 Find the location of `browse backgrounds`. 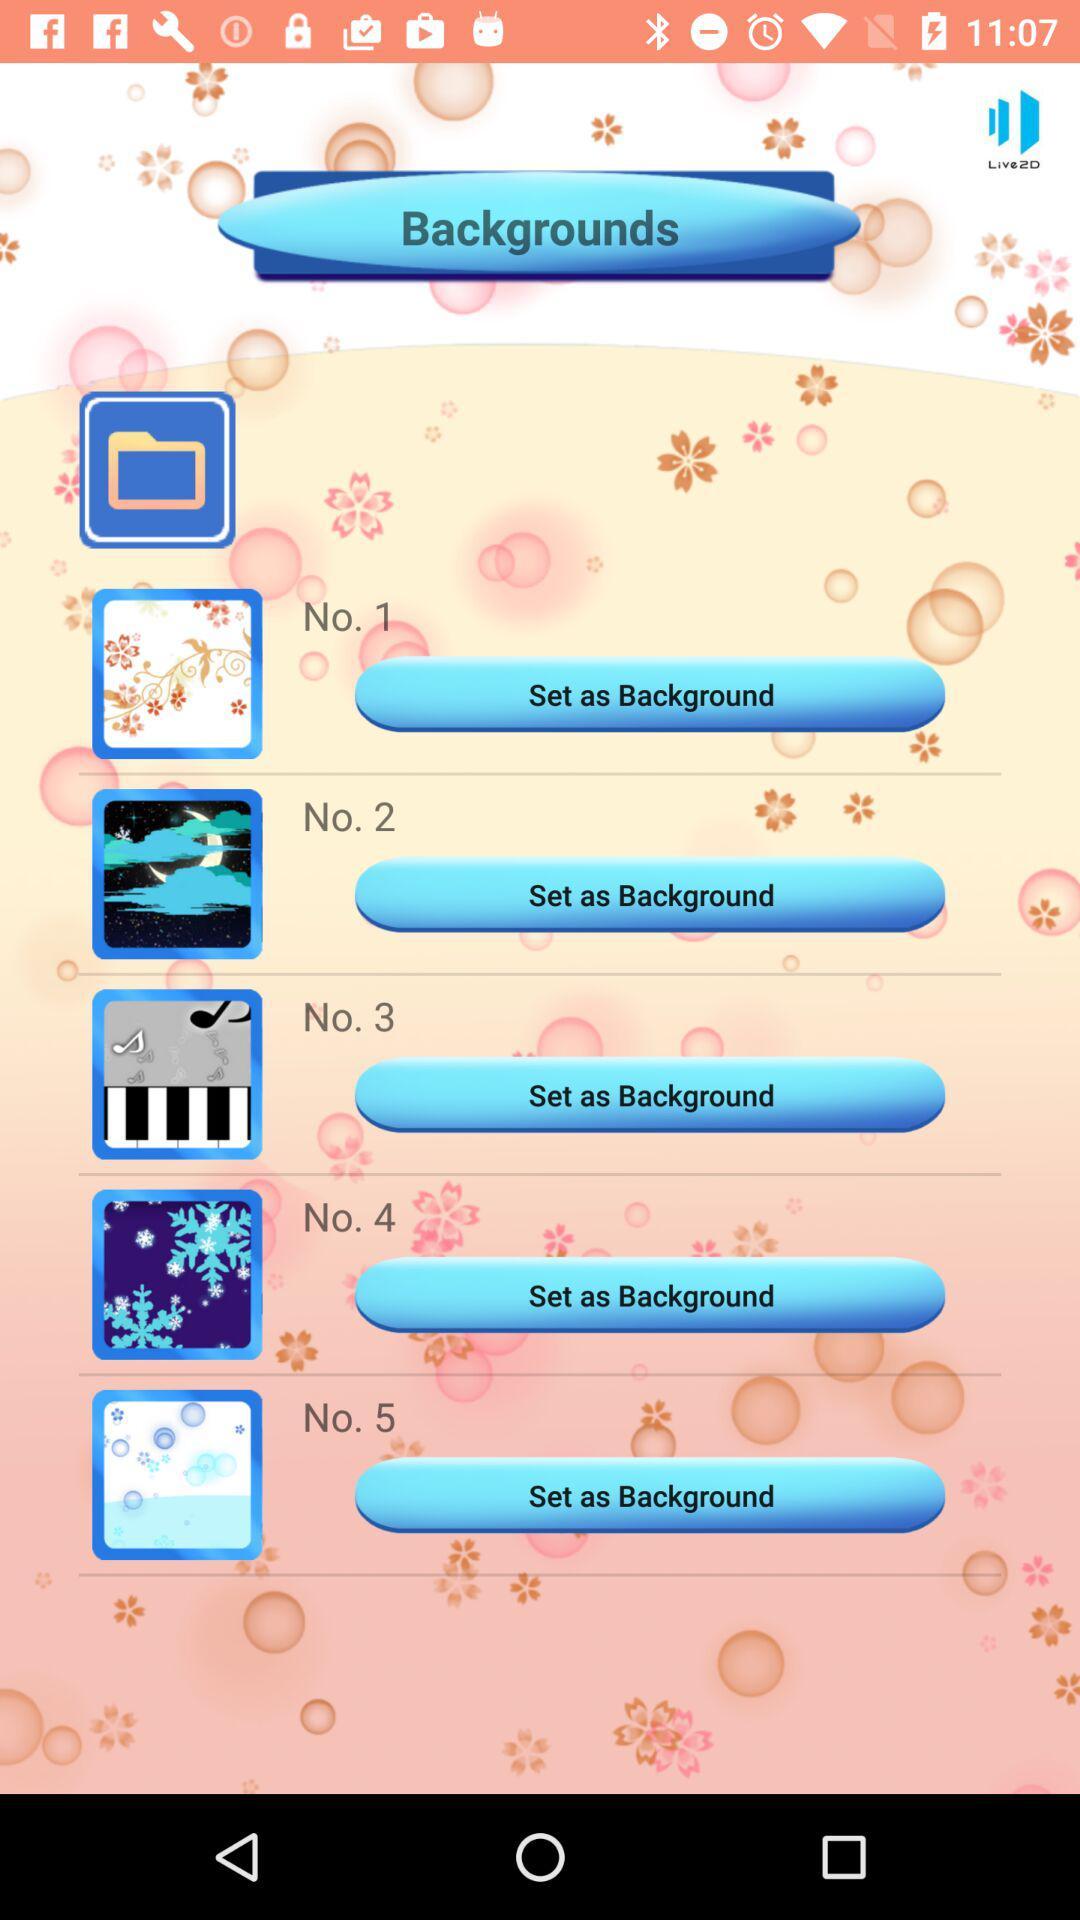

browse backgrounds is located at coordinates (156, 469).